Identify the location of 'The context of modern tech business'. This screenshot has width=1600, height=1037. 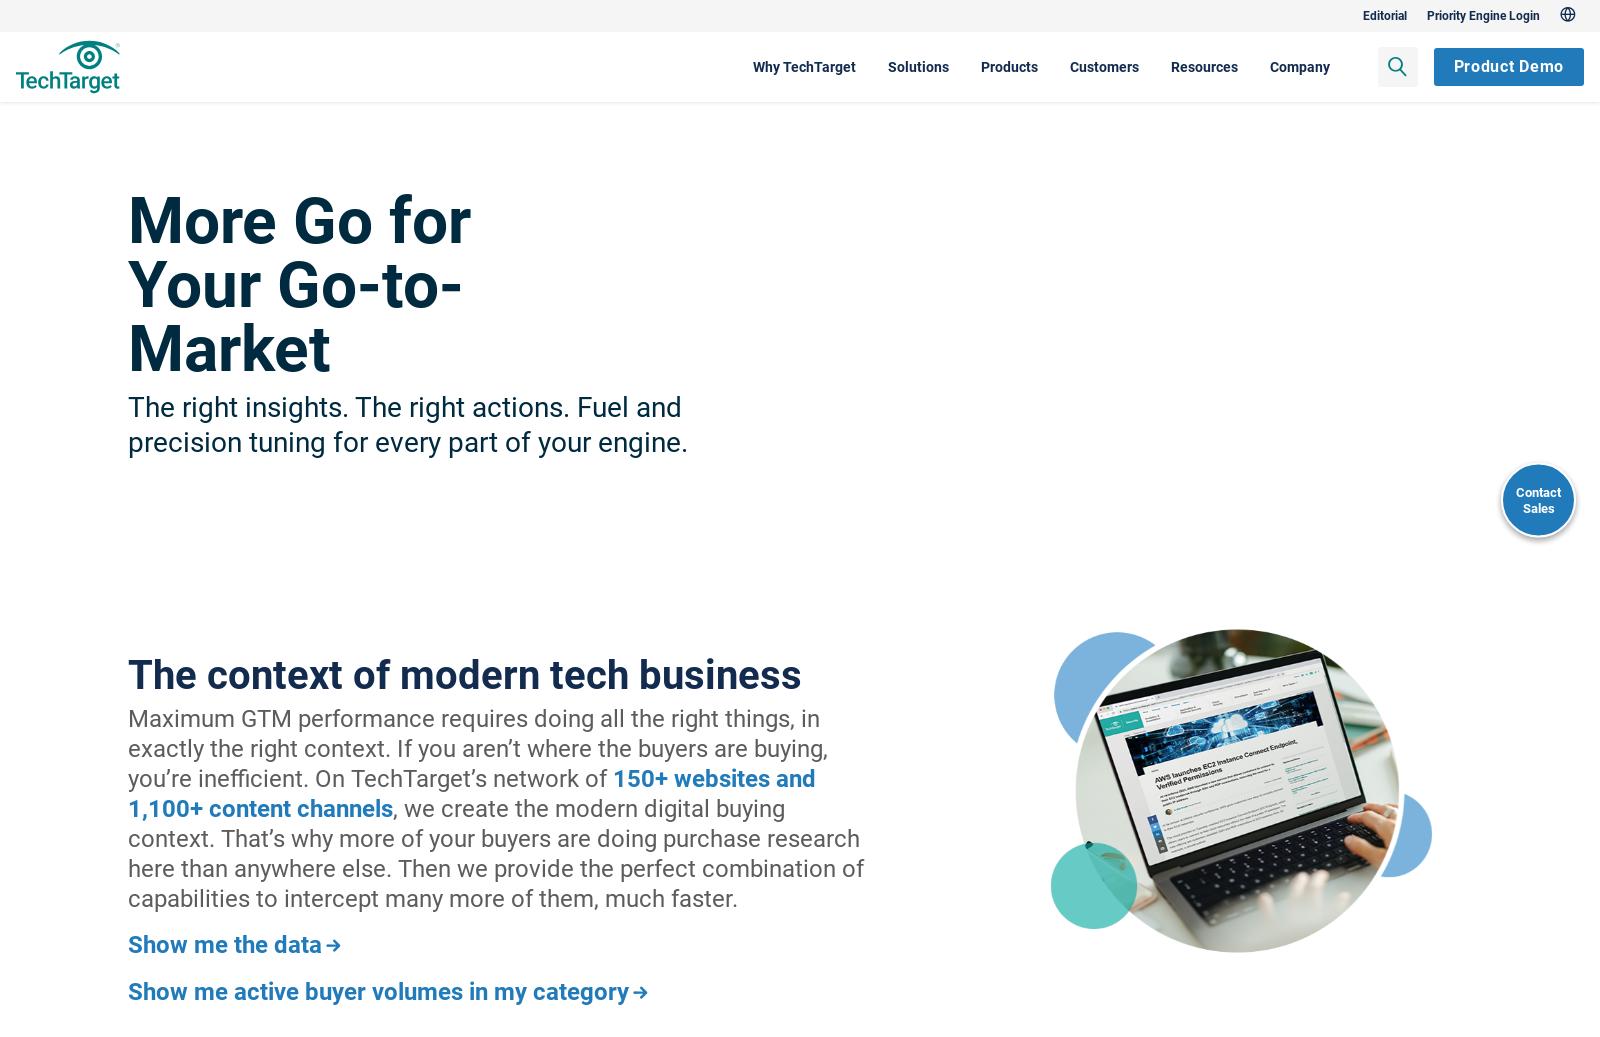
(127, 675).